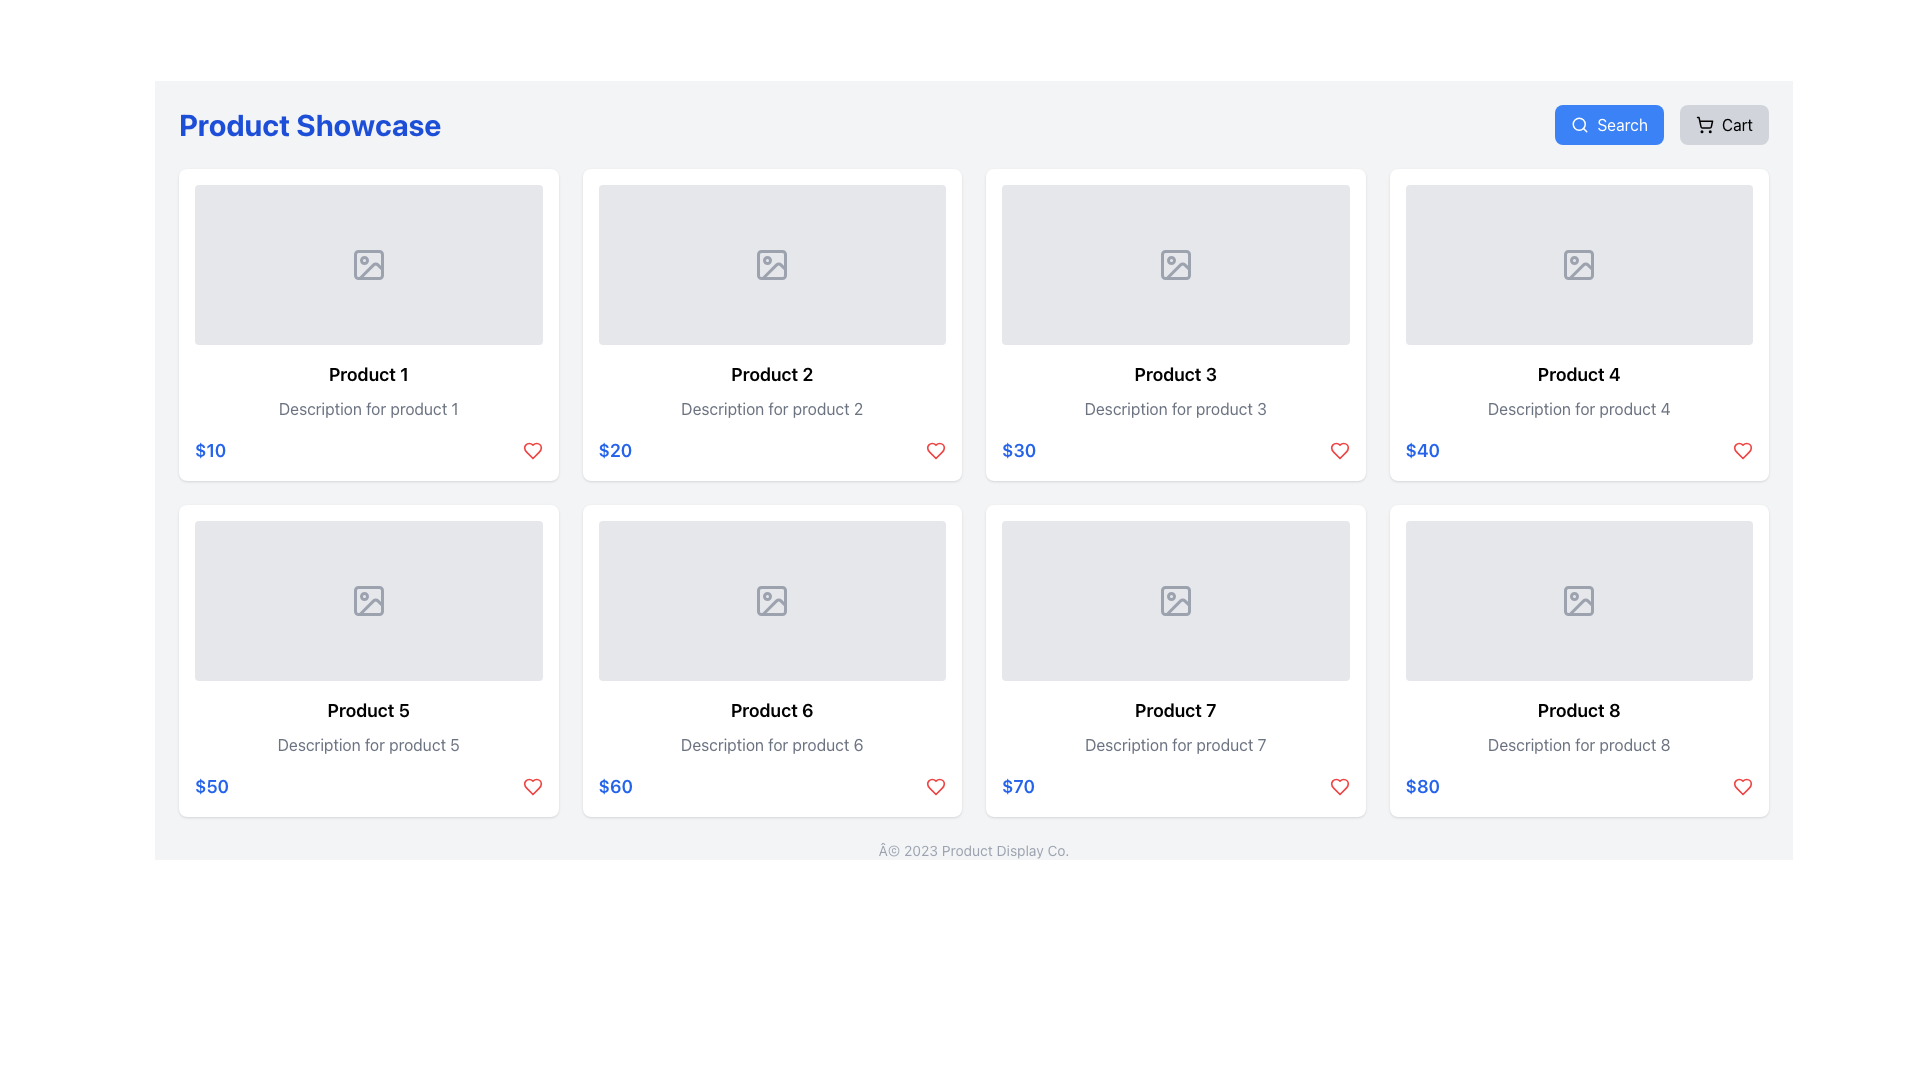 The height and width of the screenshot is (1080, 1920). I want to click on the missing image icon in the card for 'Product 4', which is represented by a gray icon with geometric shapes and a diagonal line indicating a missing image, so click(1580, 271).